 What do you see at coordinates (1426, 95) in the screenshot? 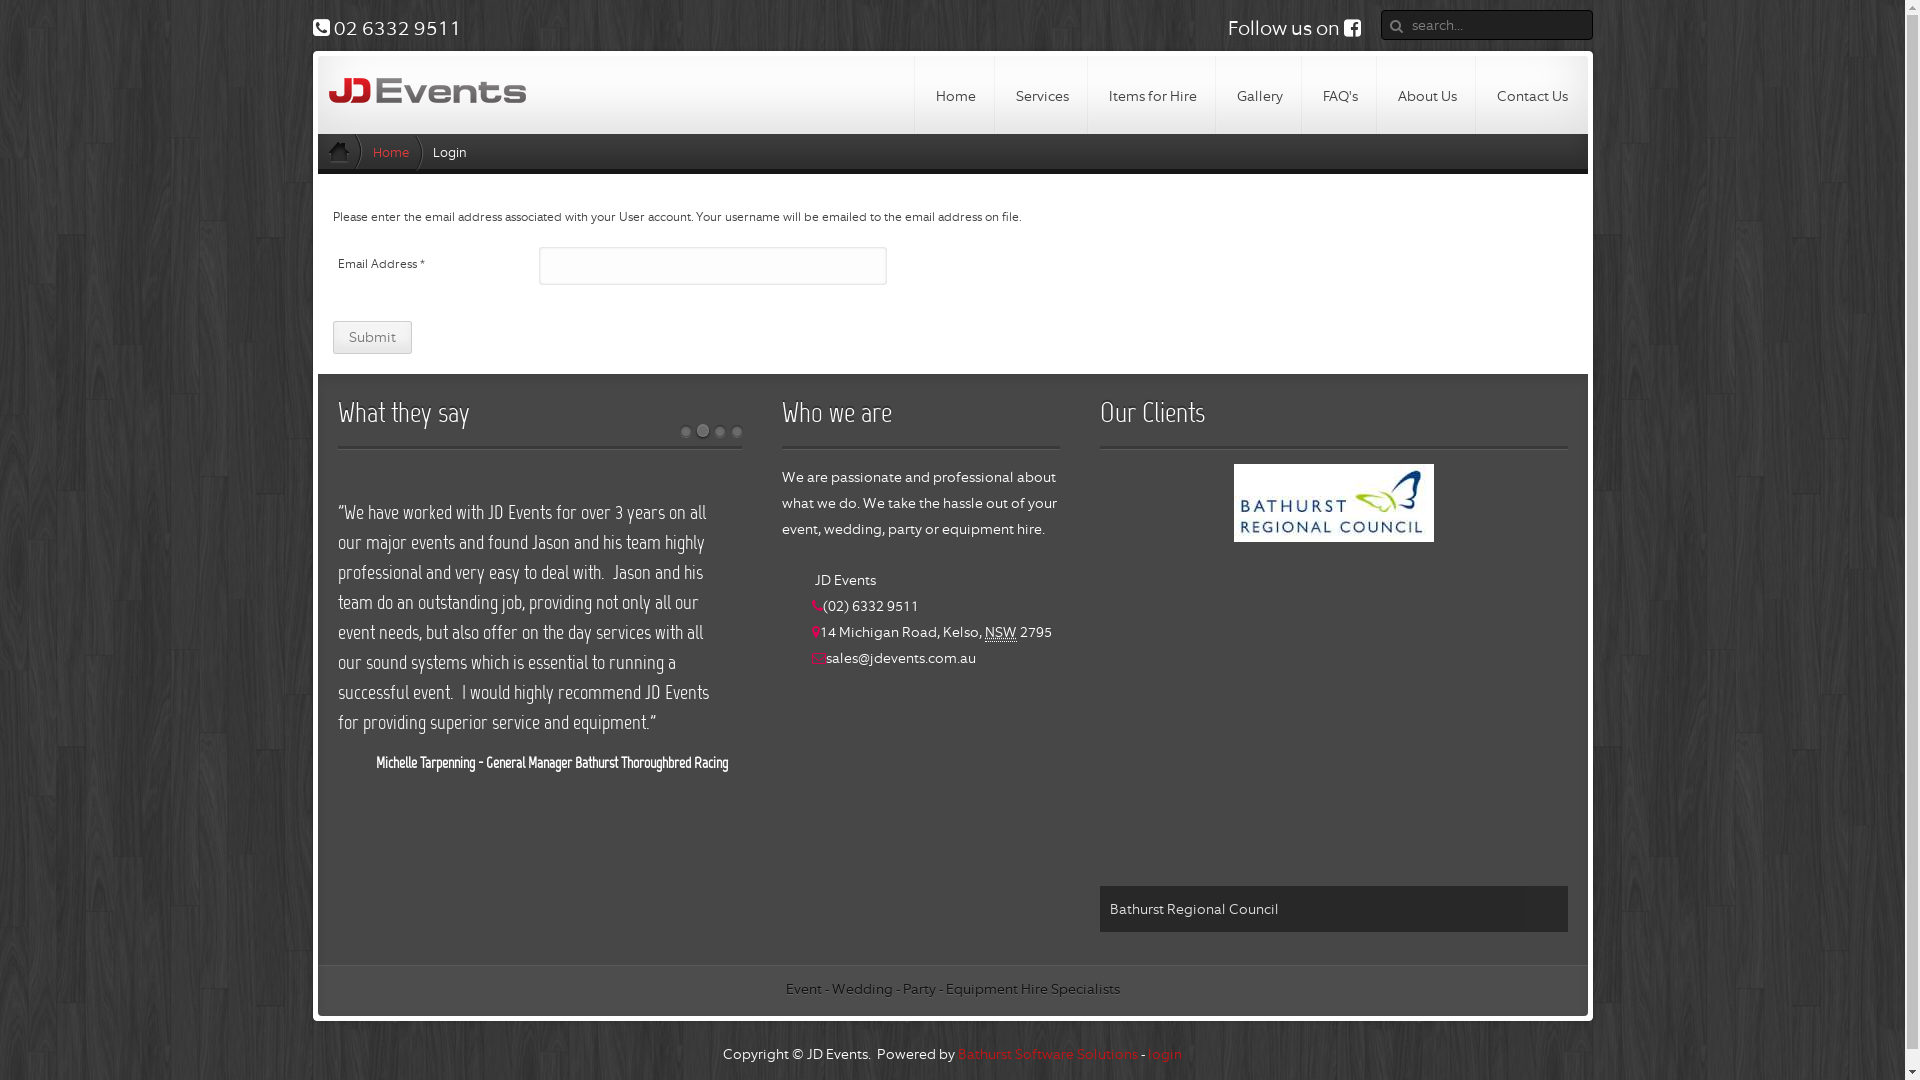
I see `'About Us'` at bounding box center [1426, 95].